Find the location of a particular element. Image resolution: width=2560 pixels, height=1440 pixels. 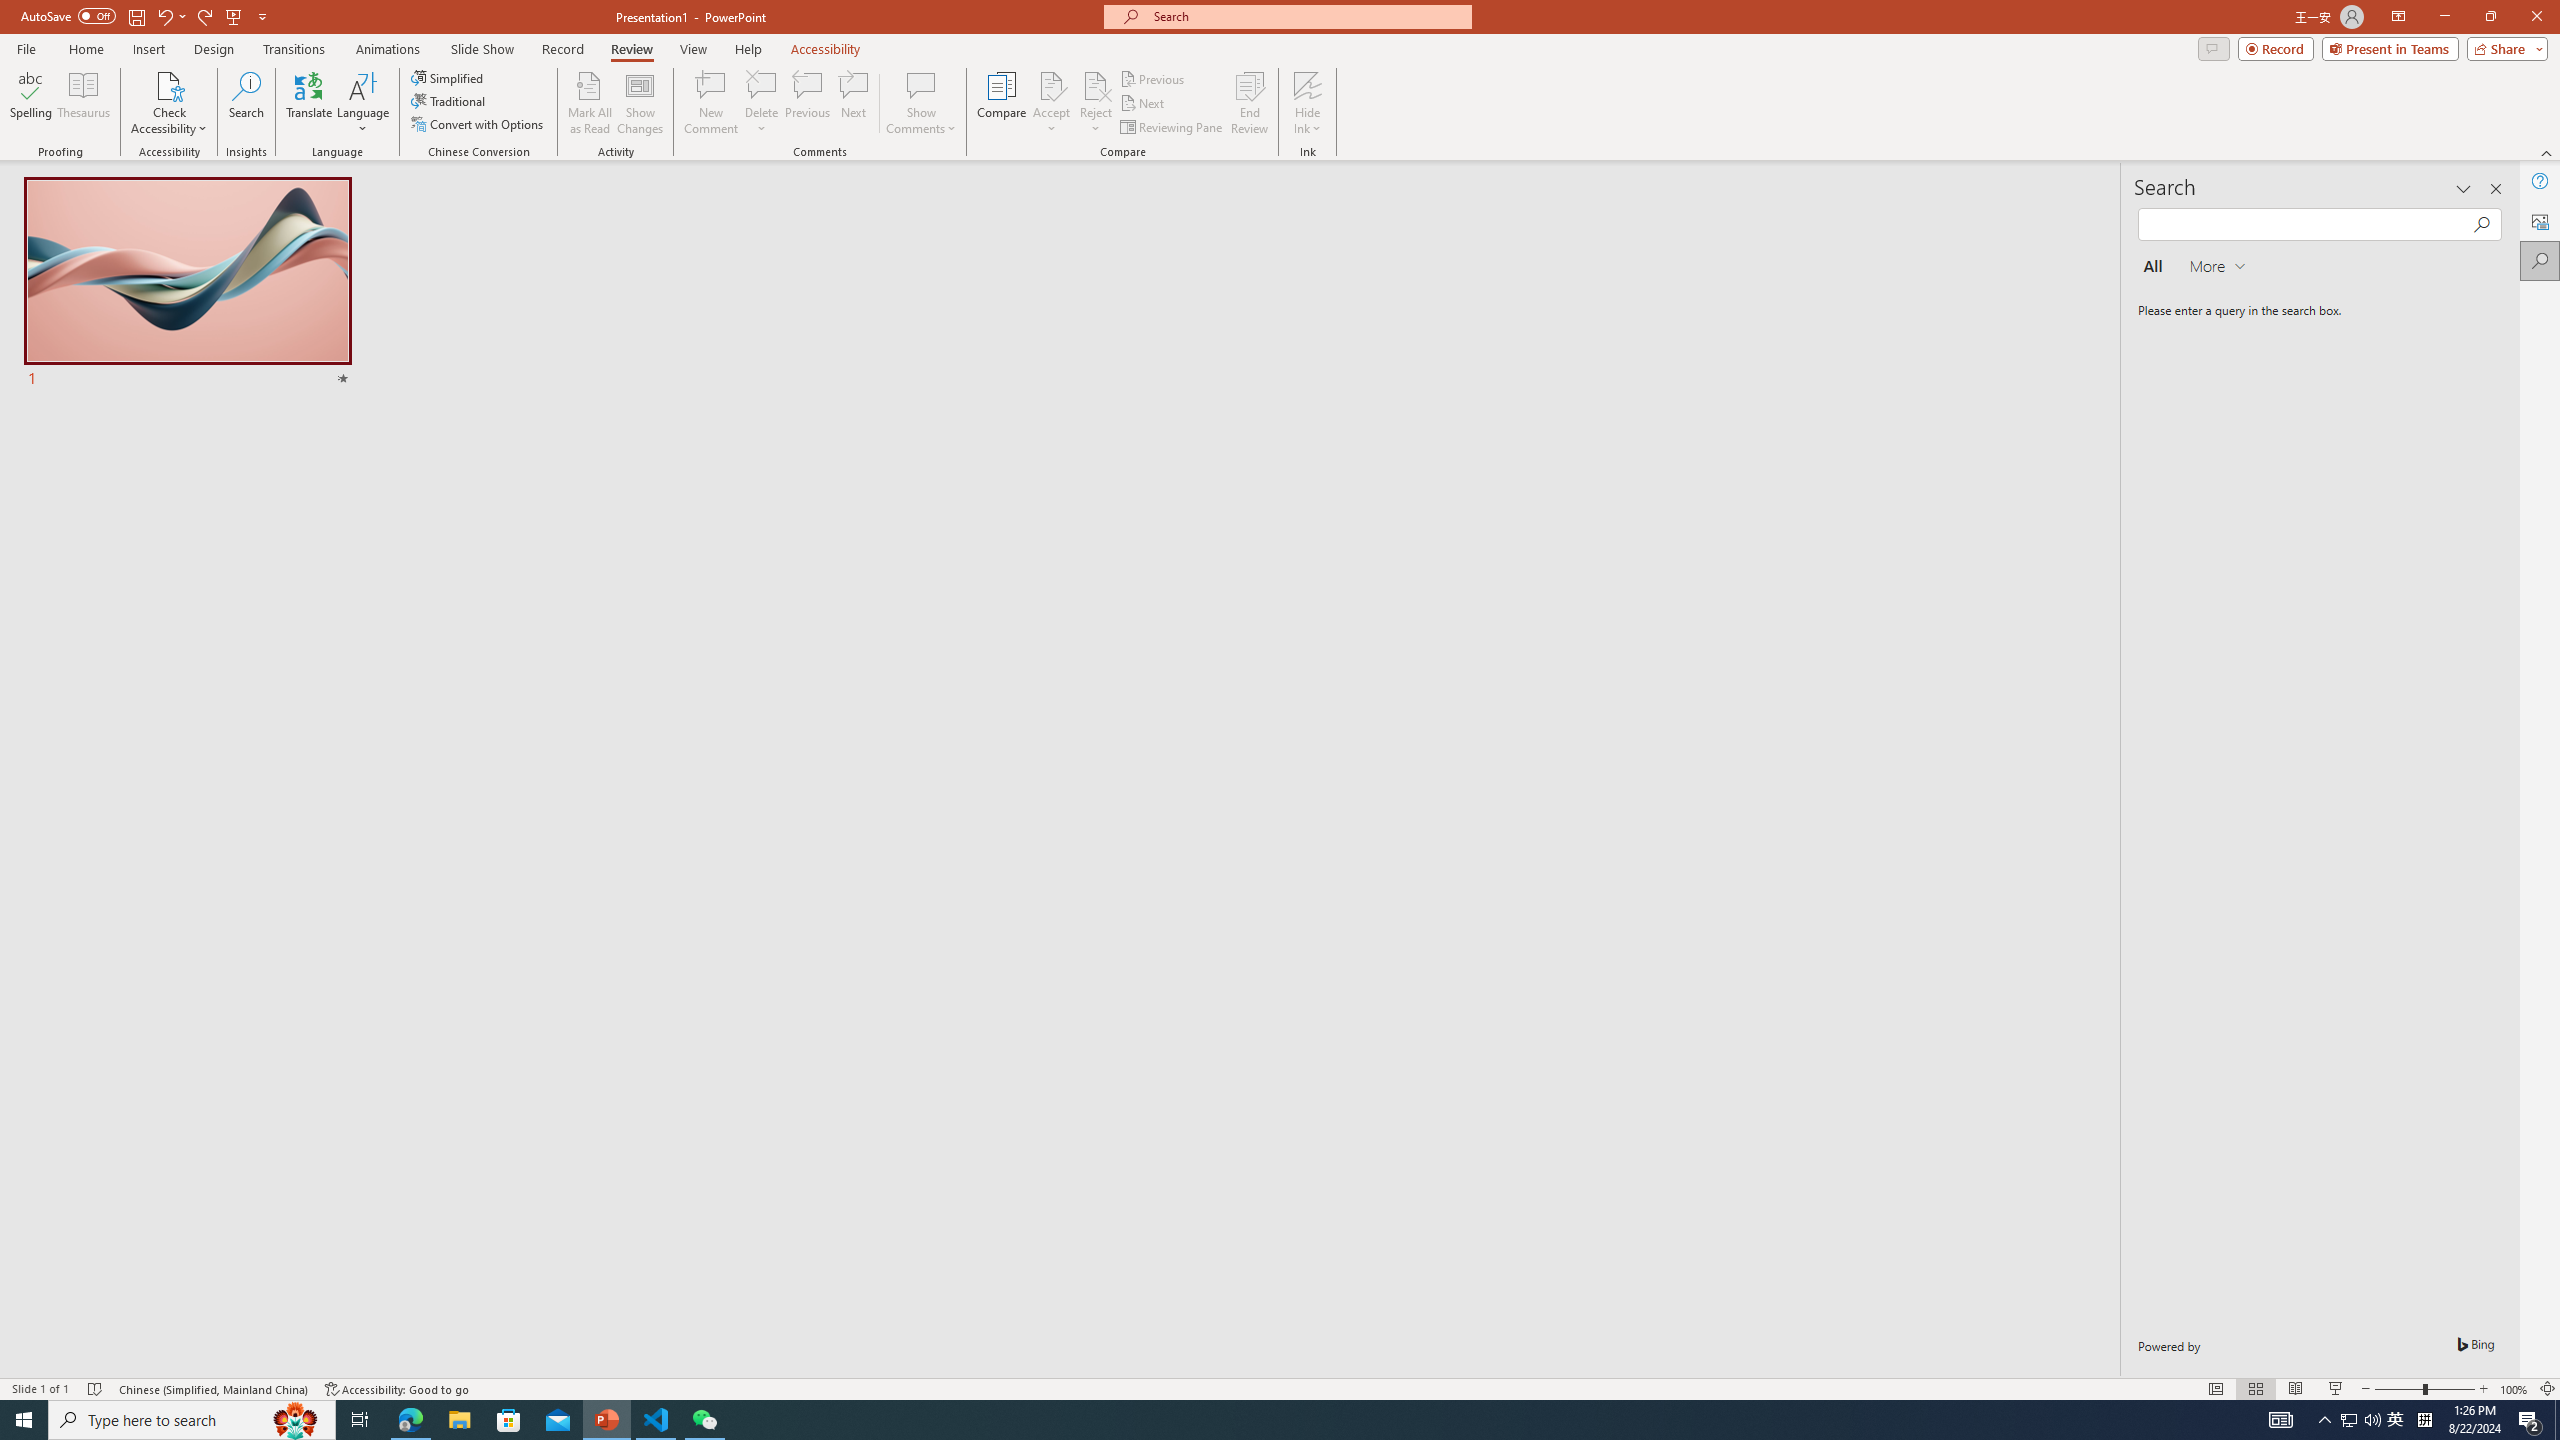

'Alt Text' is located at coordinates (2539, 221).